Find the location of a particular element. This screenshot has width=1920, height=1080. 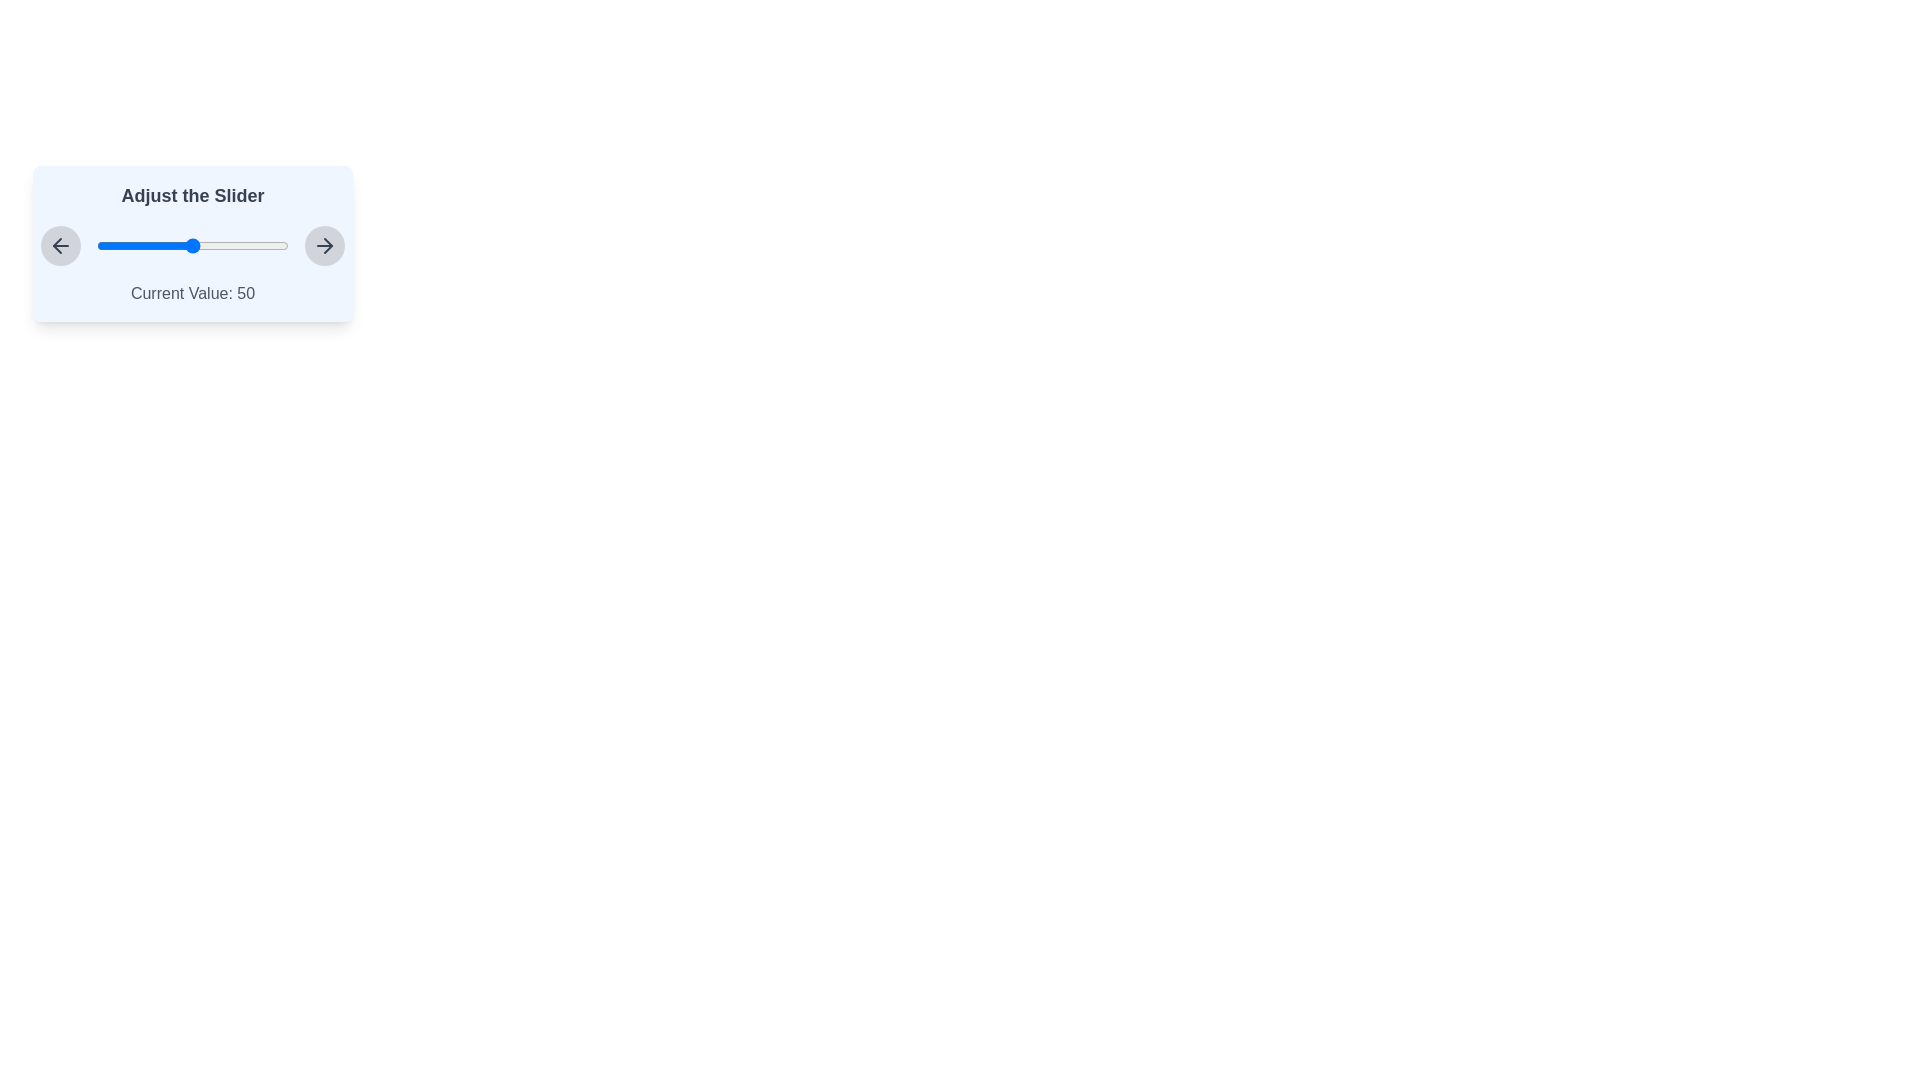

slider value is located at coordinates (237, 245).